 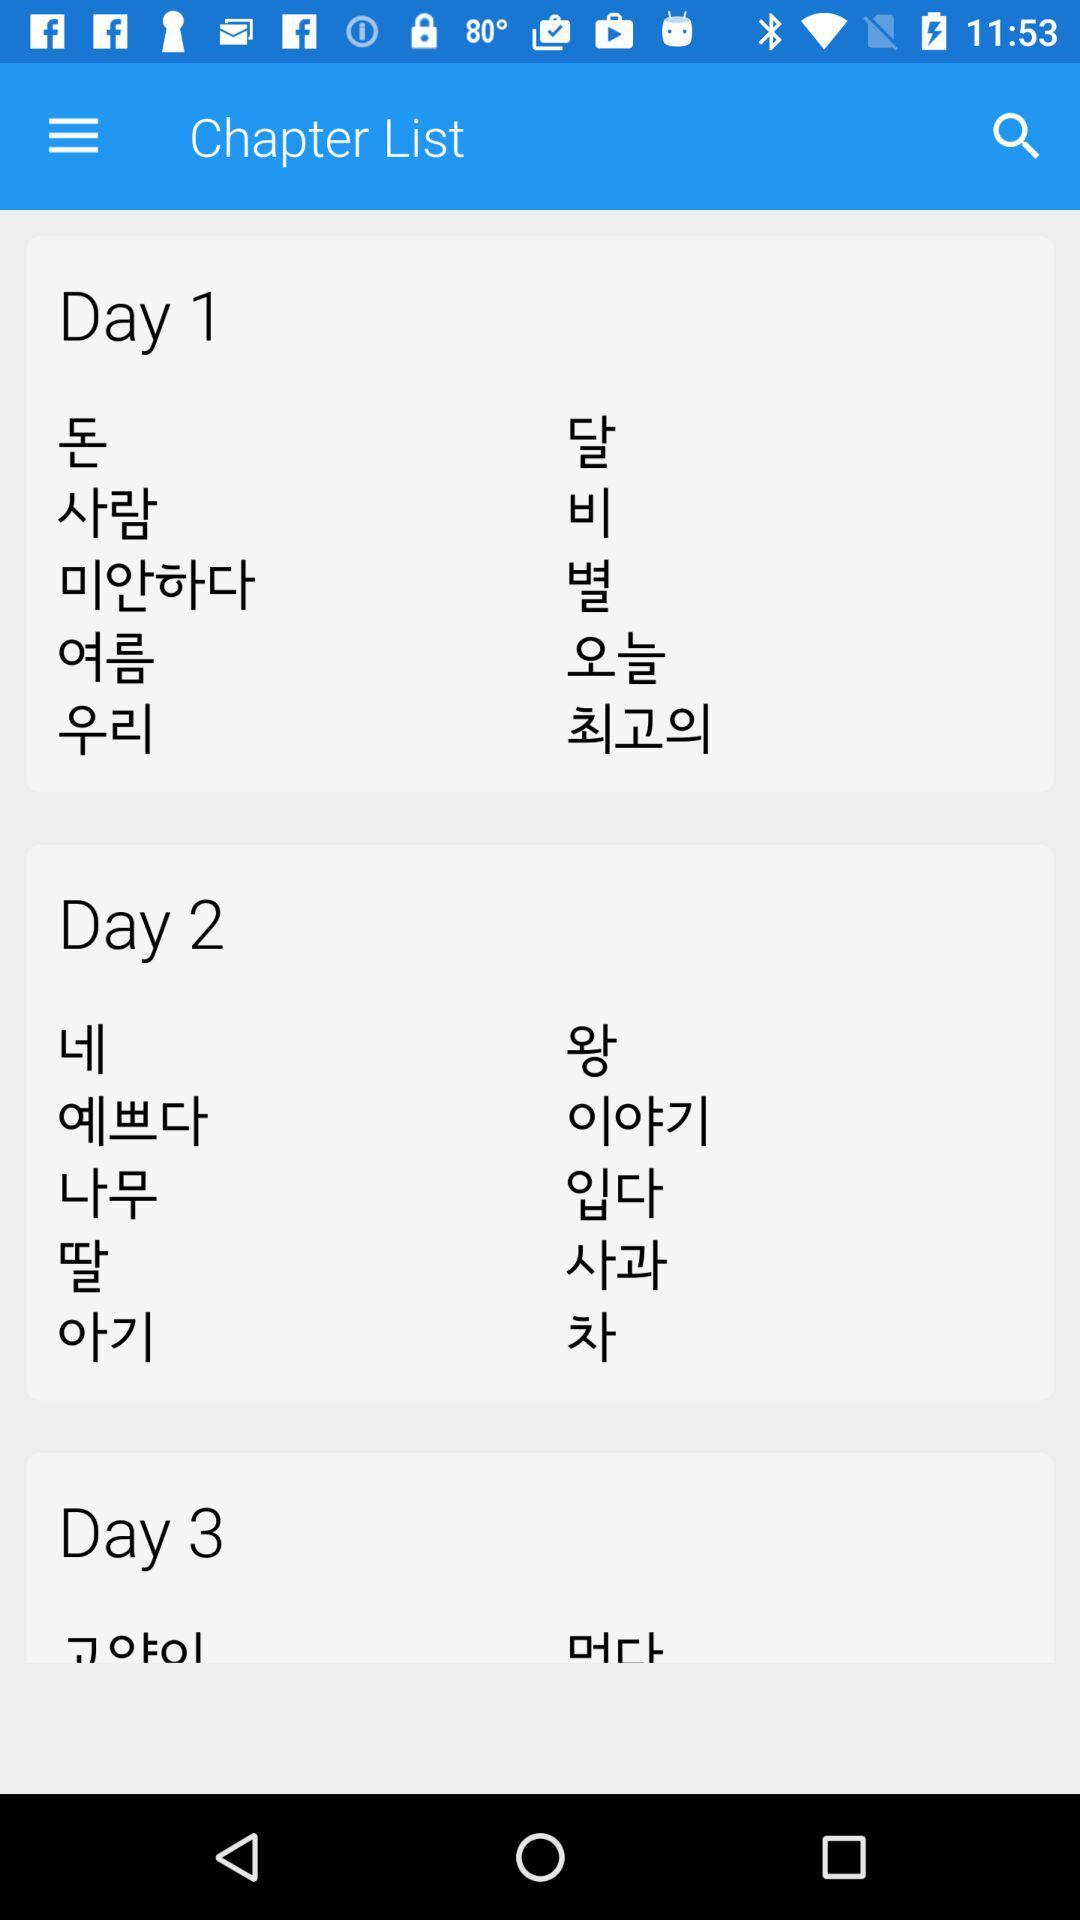 I want to click on day 3, so click(x=540, y=1529).